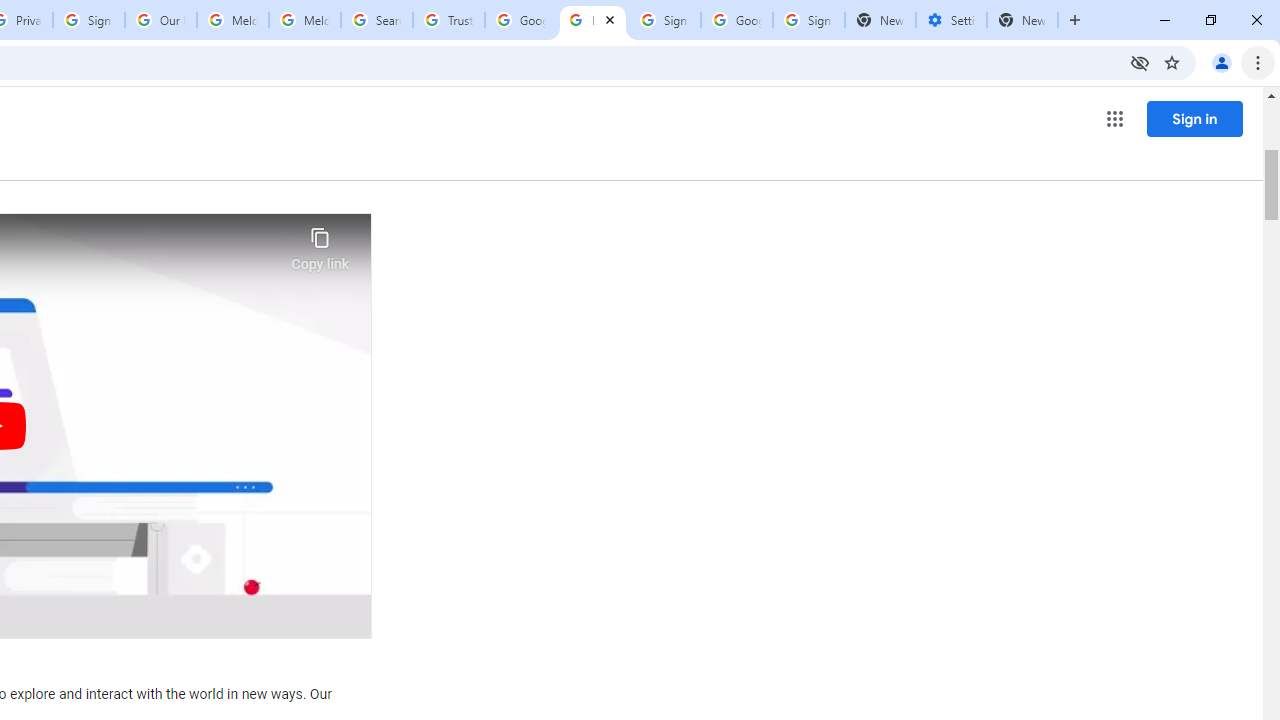  Describe the element at coordinates (736, 20) in the screenshot. I see `'Google Cybersecurity Innovations - Google Safety Center'` at that location.